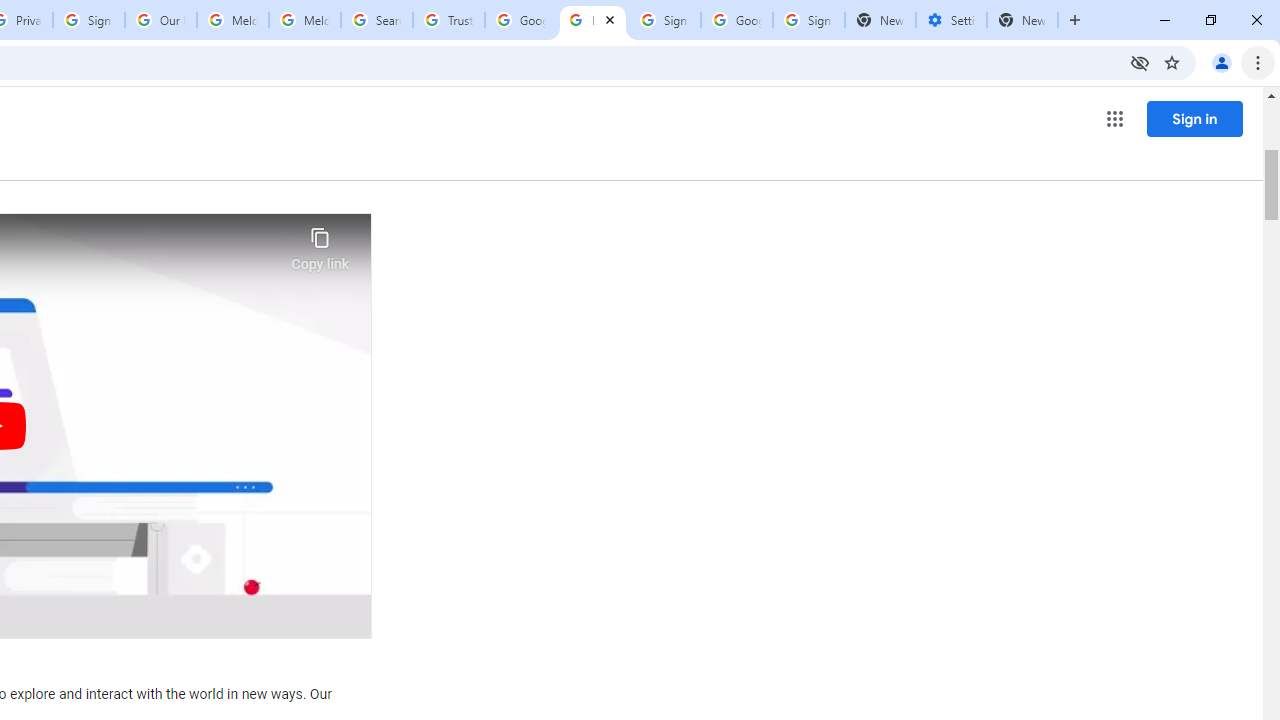  Describe the element at coordinates (736, 20) in the screenshot. I see `'Google Cybersecurity Innovations - Google Safety Center'` at that location.